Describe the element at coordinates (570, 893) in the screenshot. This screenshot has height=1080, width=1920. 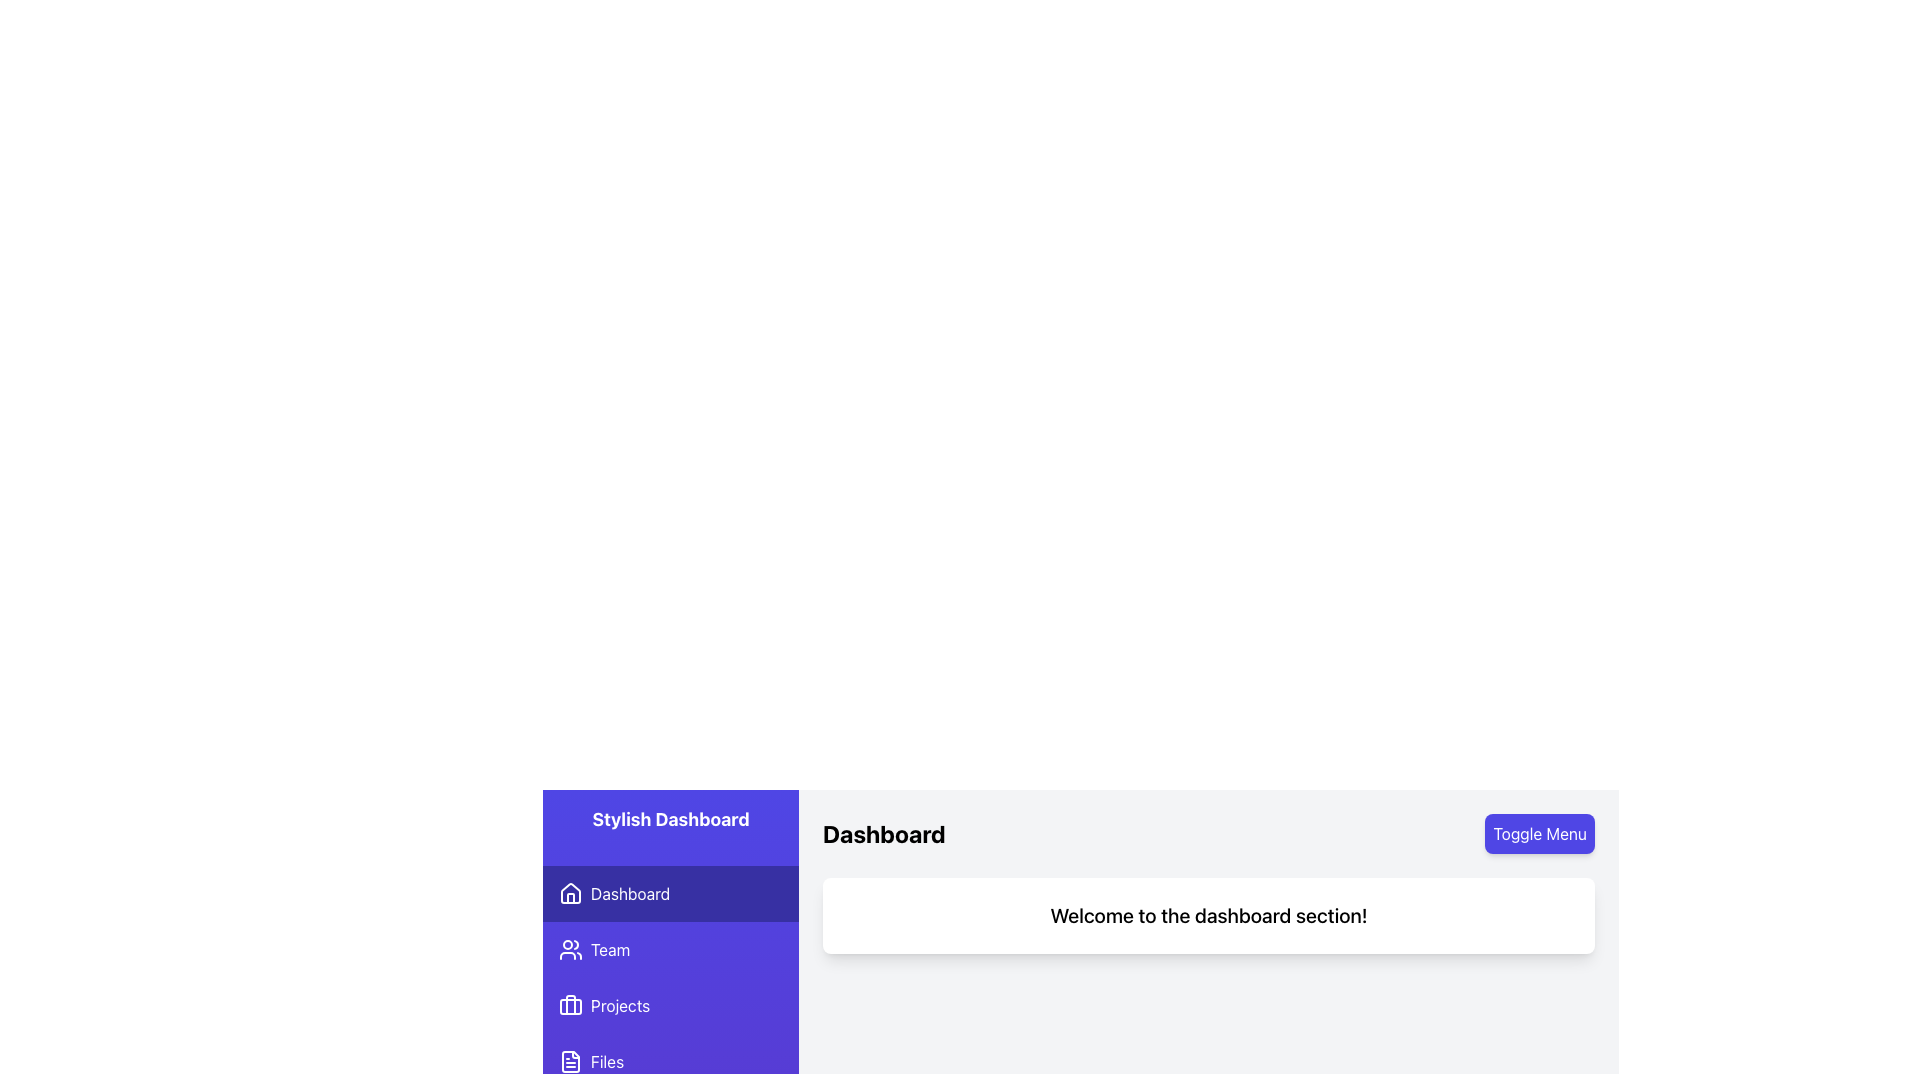
I see `the house icon located in the sidebar menu next to the 'Dashboard' text, which features a minimalistic design with a purple background` at that location.